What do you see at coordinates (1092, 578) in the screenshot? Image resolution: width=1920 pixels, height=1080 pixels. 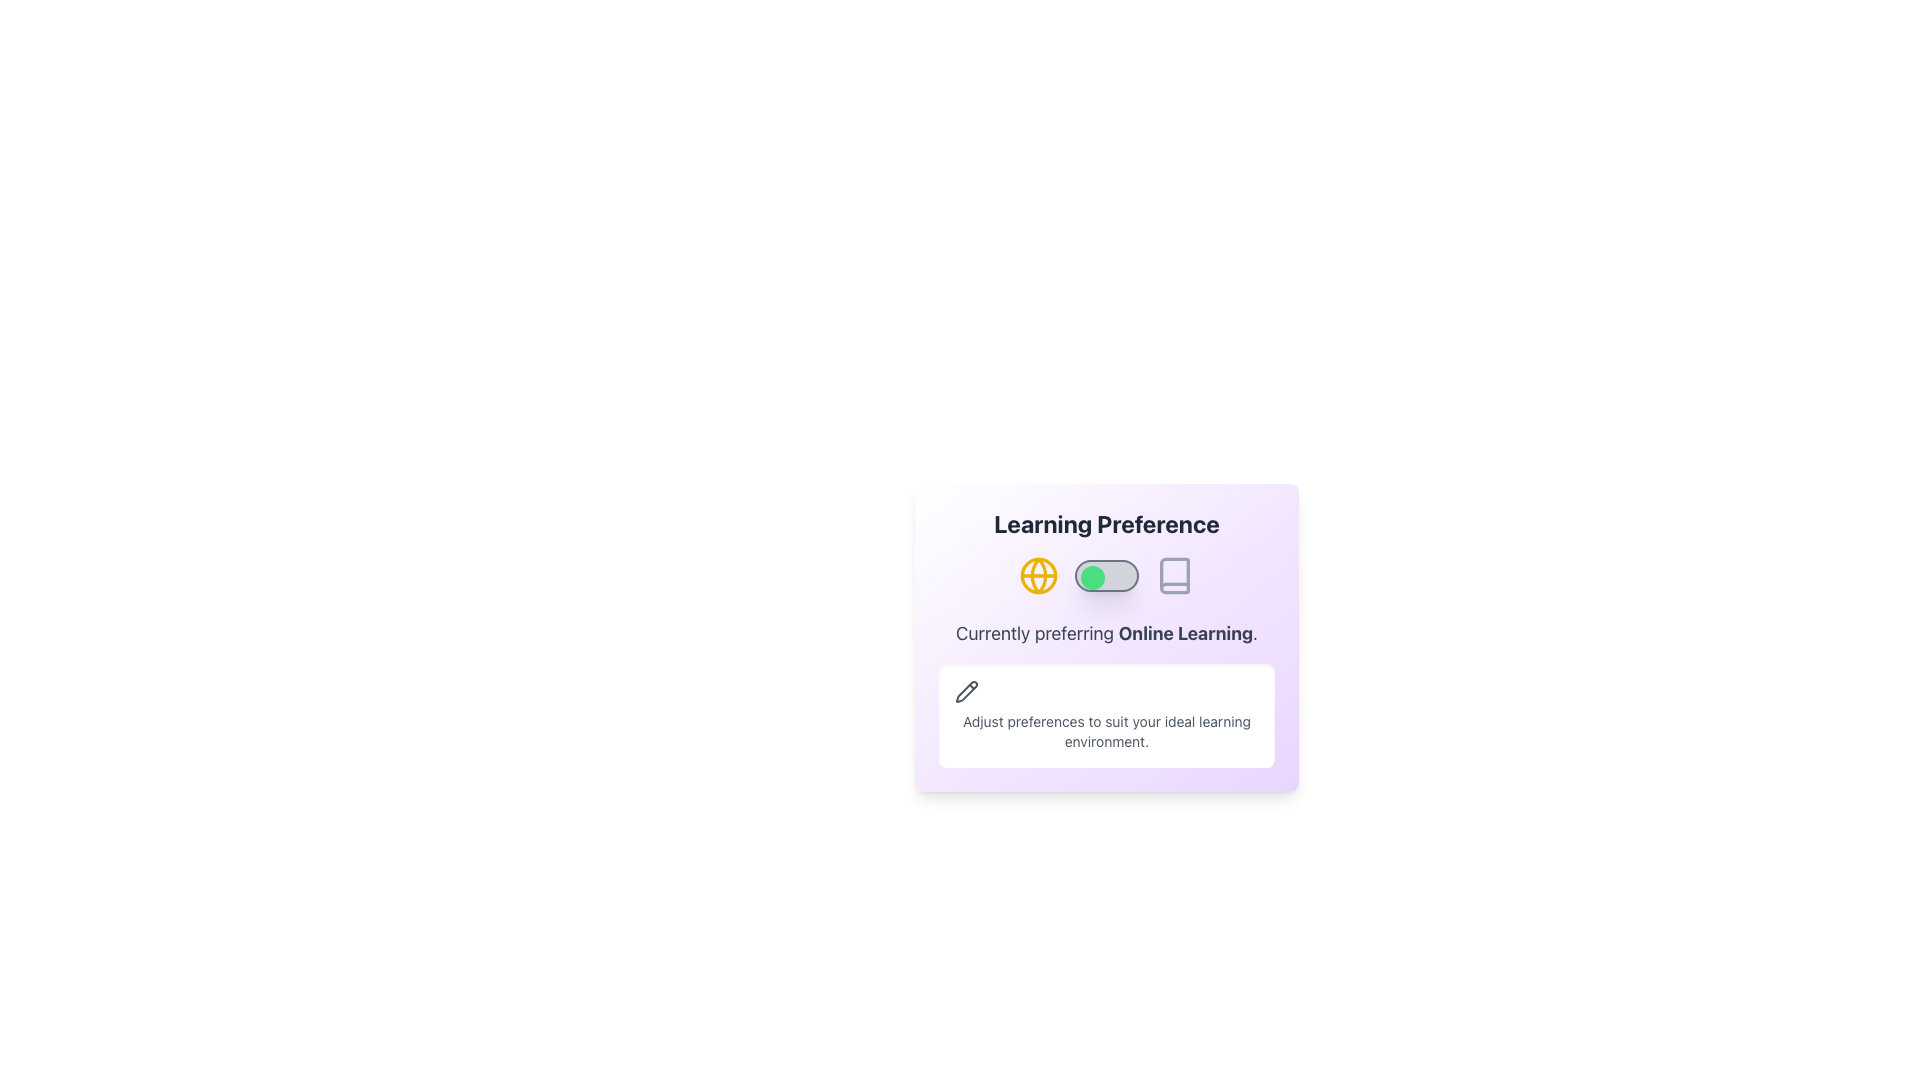 I see `the leftmost circular toggle switch handle with a bright green background` at bounding box center [1092, 578].